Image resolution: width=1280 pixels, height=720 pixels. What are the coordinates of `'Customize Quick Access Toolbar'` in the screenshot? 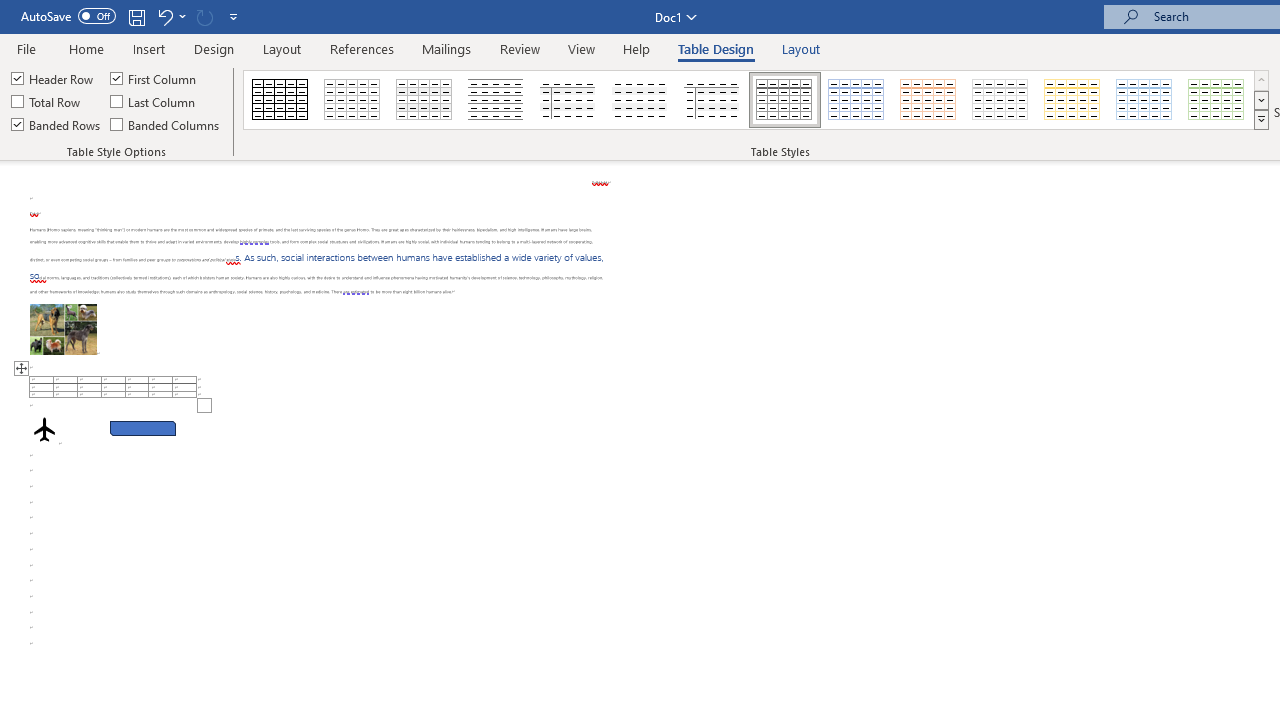 It's located at (234, 16).